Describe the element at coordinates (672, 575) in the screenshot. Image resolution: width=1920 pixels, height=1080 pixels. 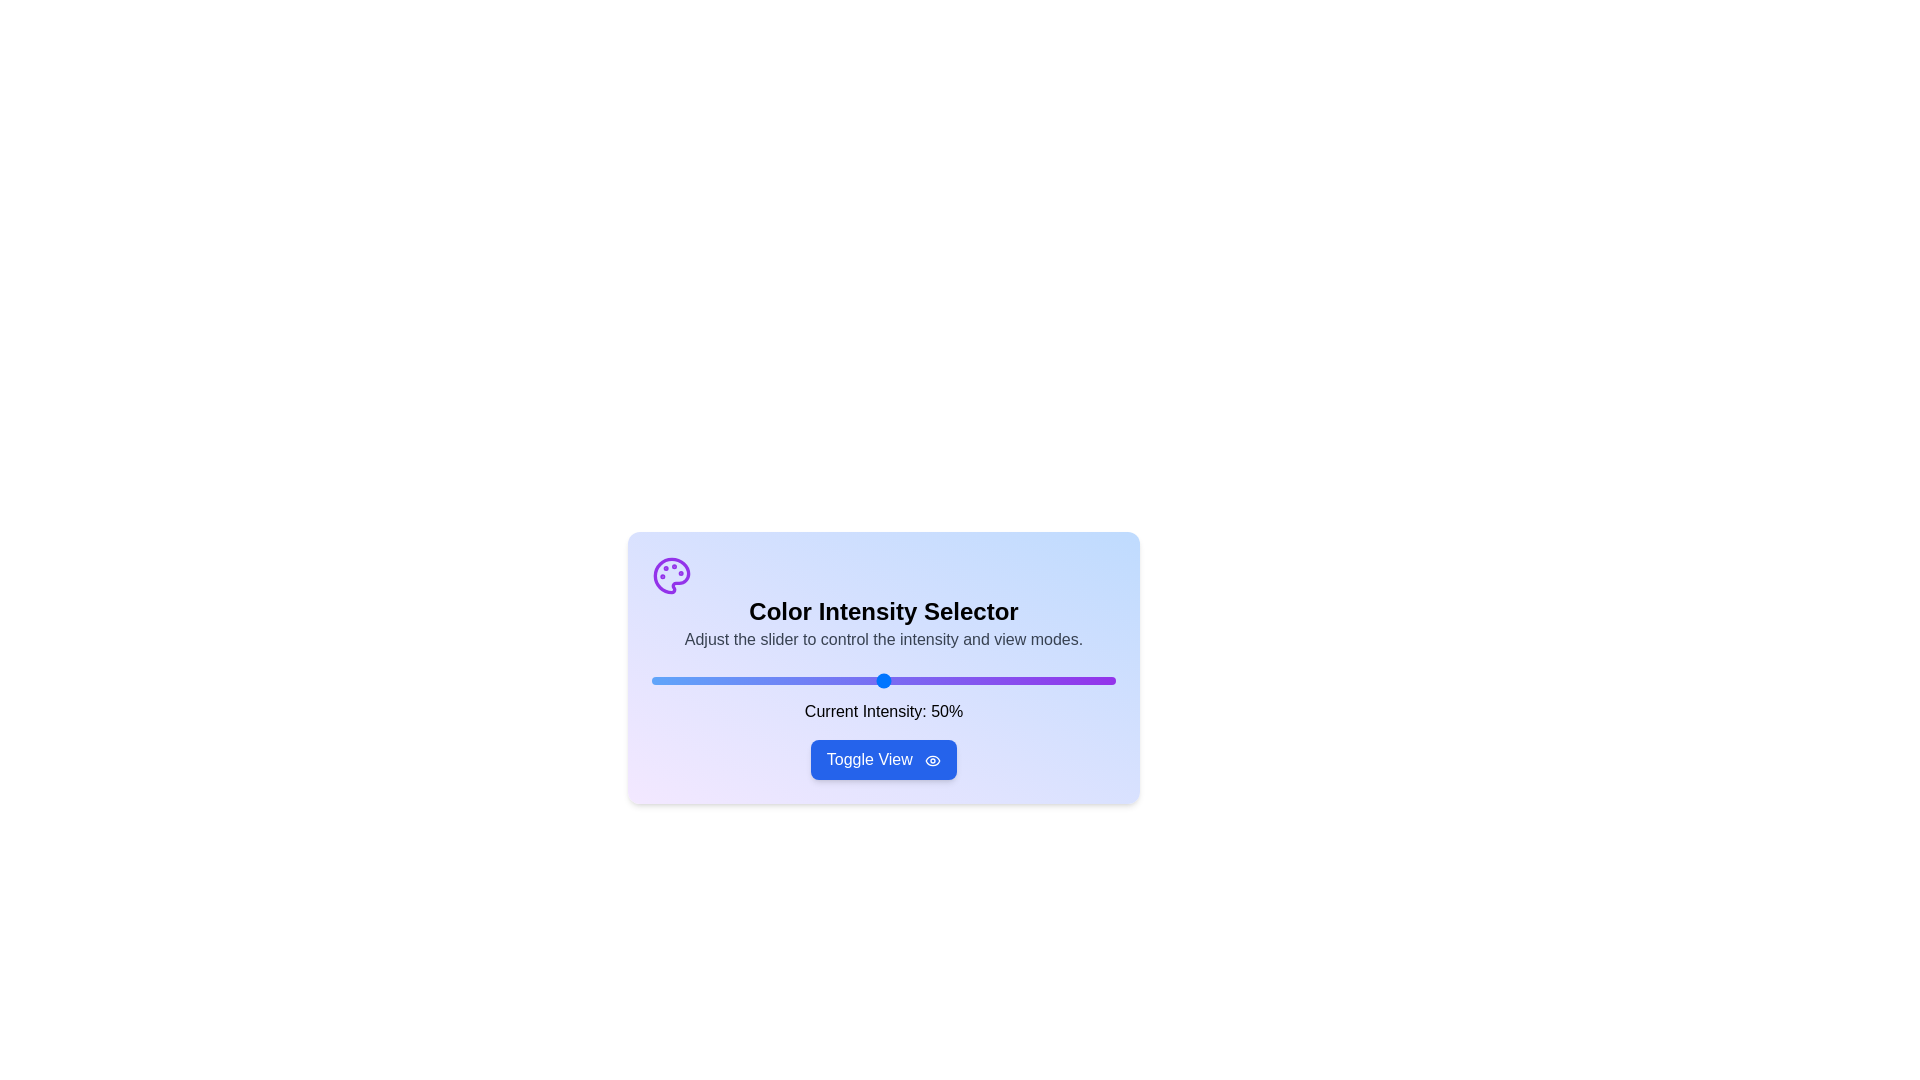
I see `the palette icon to observe any feedback or hover effects` at that location.